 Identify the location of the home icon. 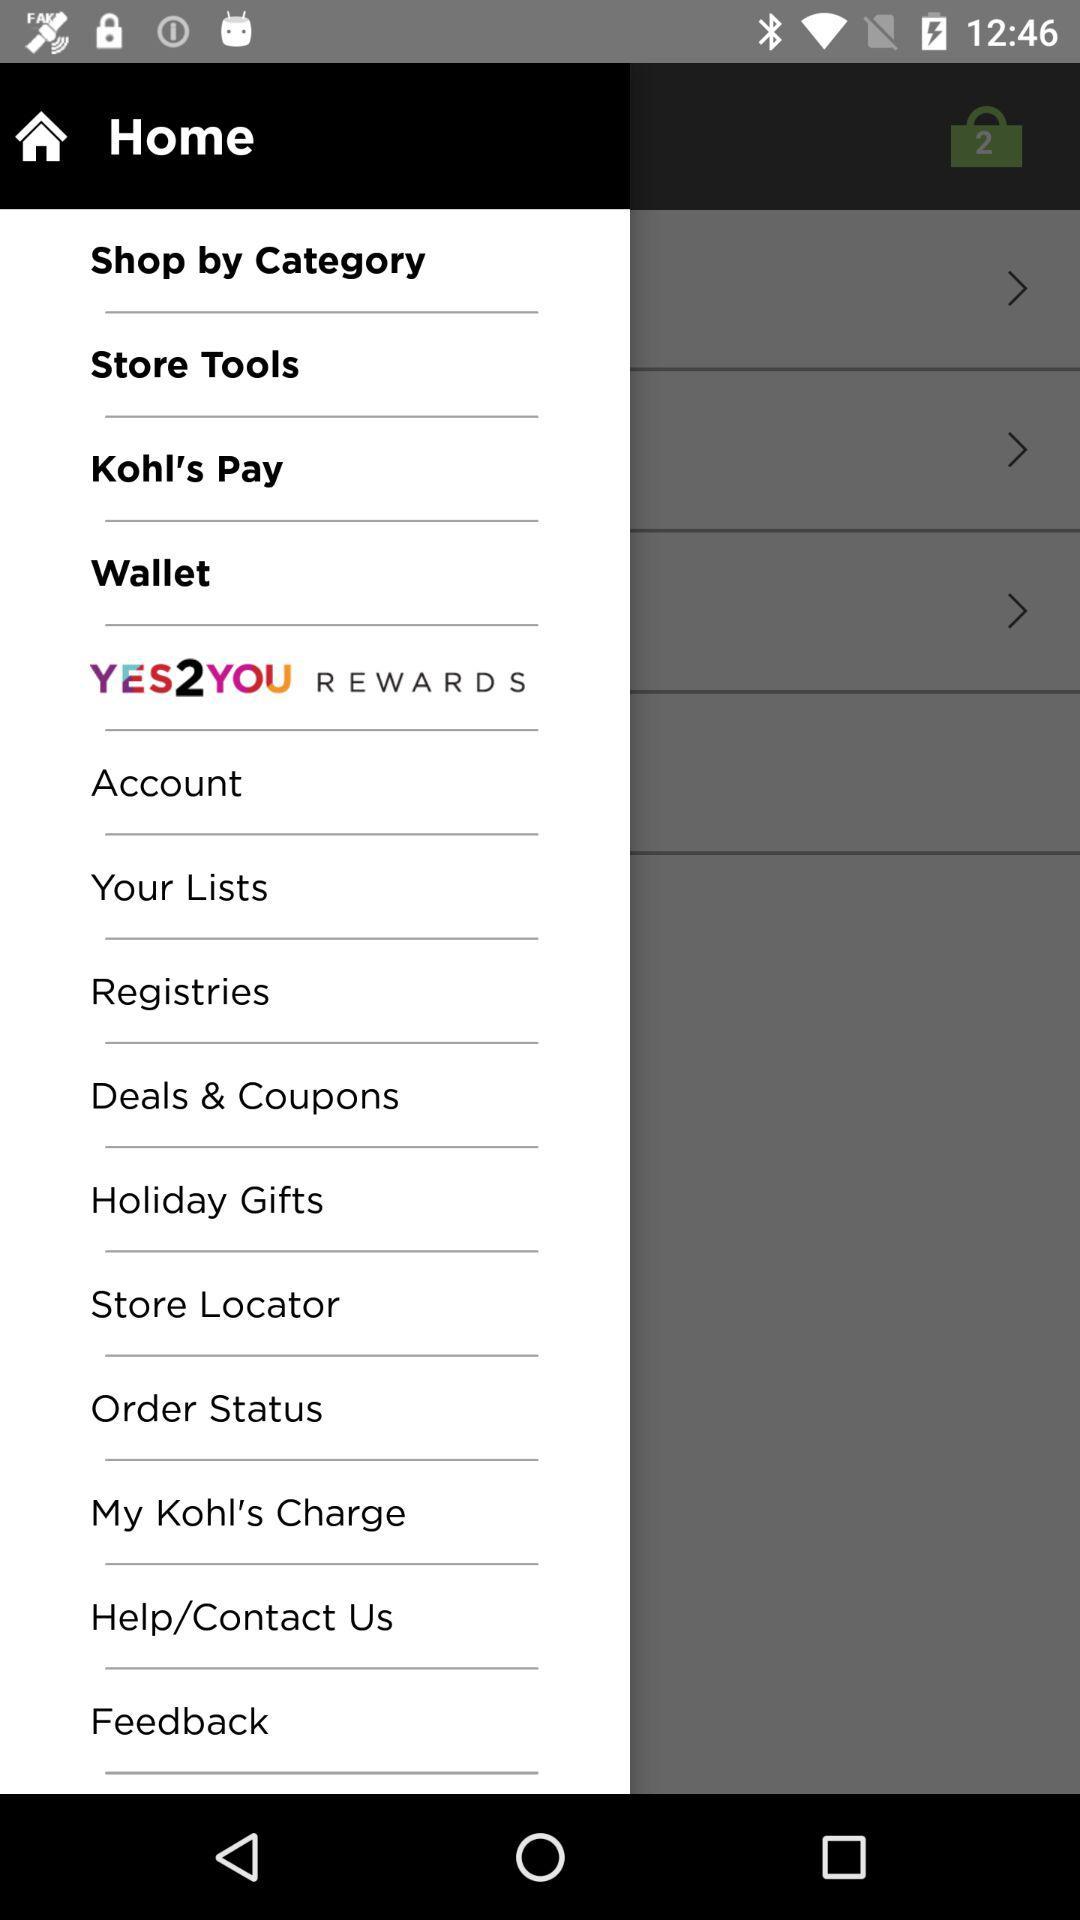
(72, 135).